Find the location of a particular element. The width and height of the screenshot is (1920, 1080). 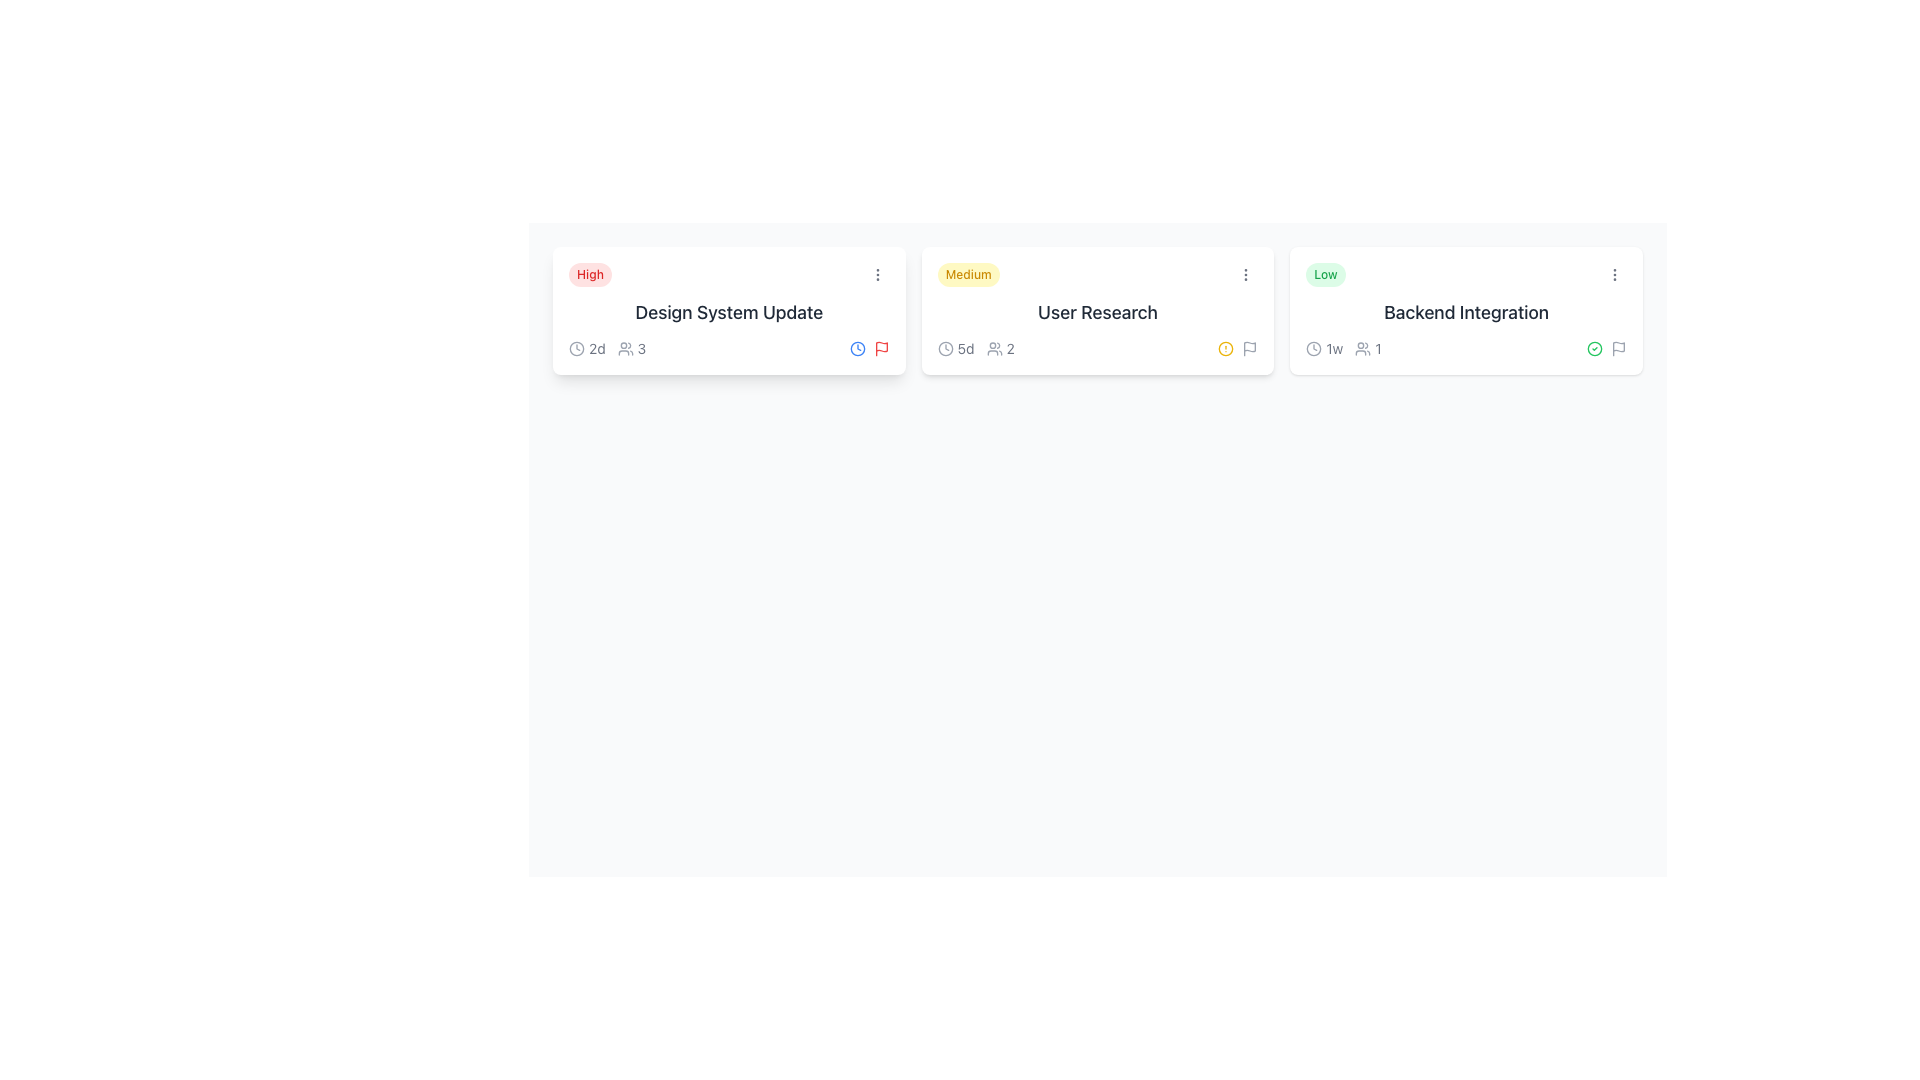

circular icon with a green border and a tick inside, located at the bottom-right corner of the 'Backend Integration' card is located at coordinates (1593, 347).